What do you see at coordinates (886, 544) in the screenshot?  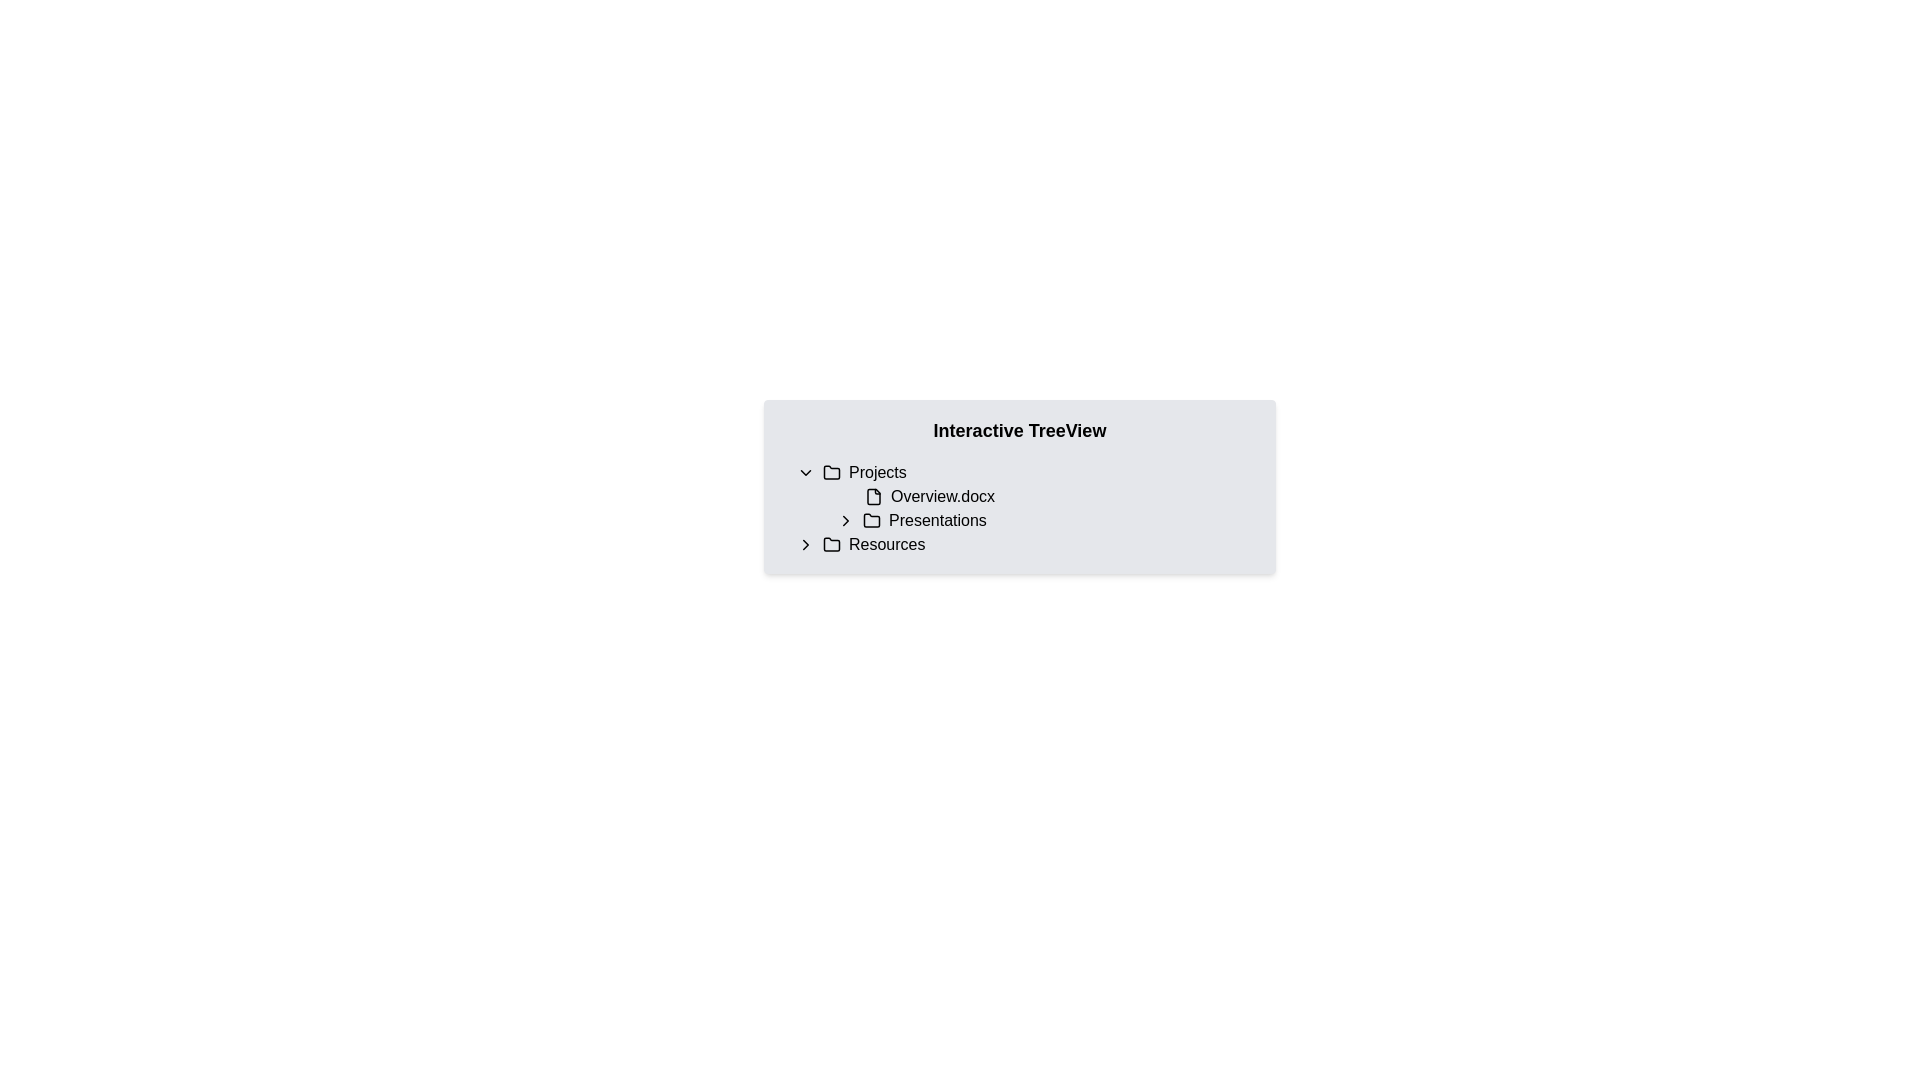 I see `on the text label 'Resources'` at bounding box center [886, 544].